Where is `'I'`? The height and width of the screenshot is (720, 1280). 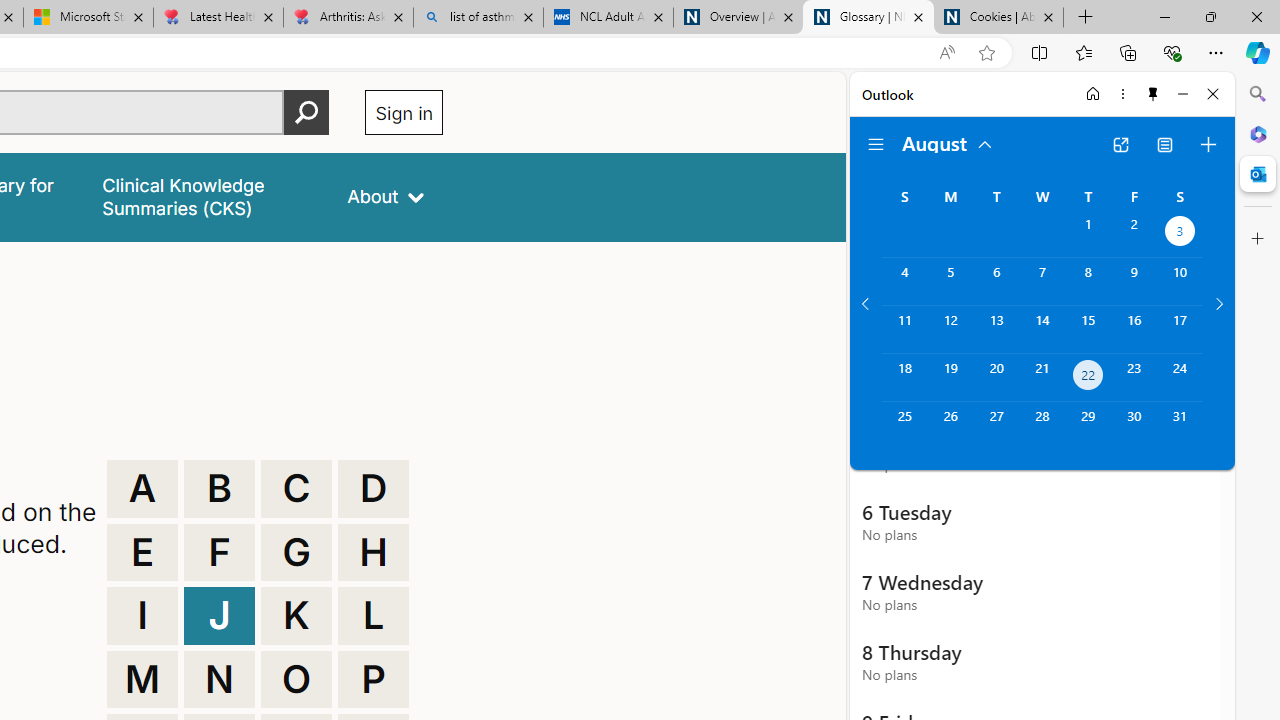
'I' is located at coordinates (141, 614).